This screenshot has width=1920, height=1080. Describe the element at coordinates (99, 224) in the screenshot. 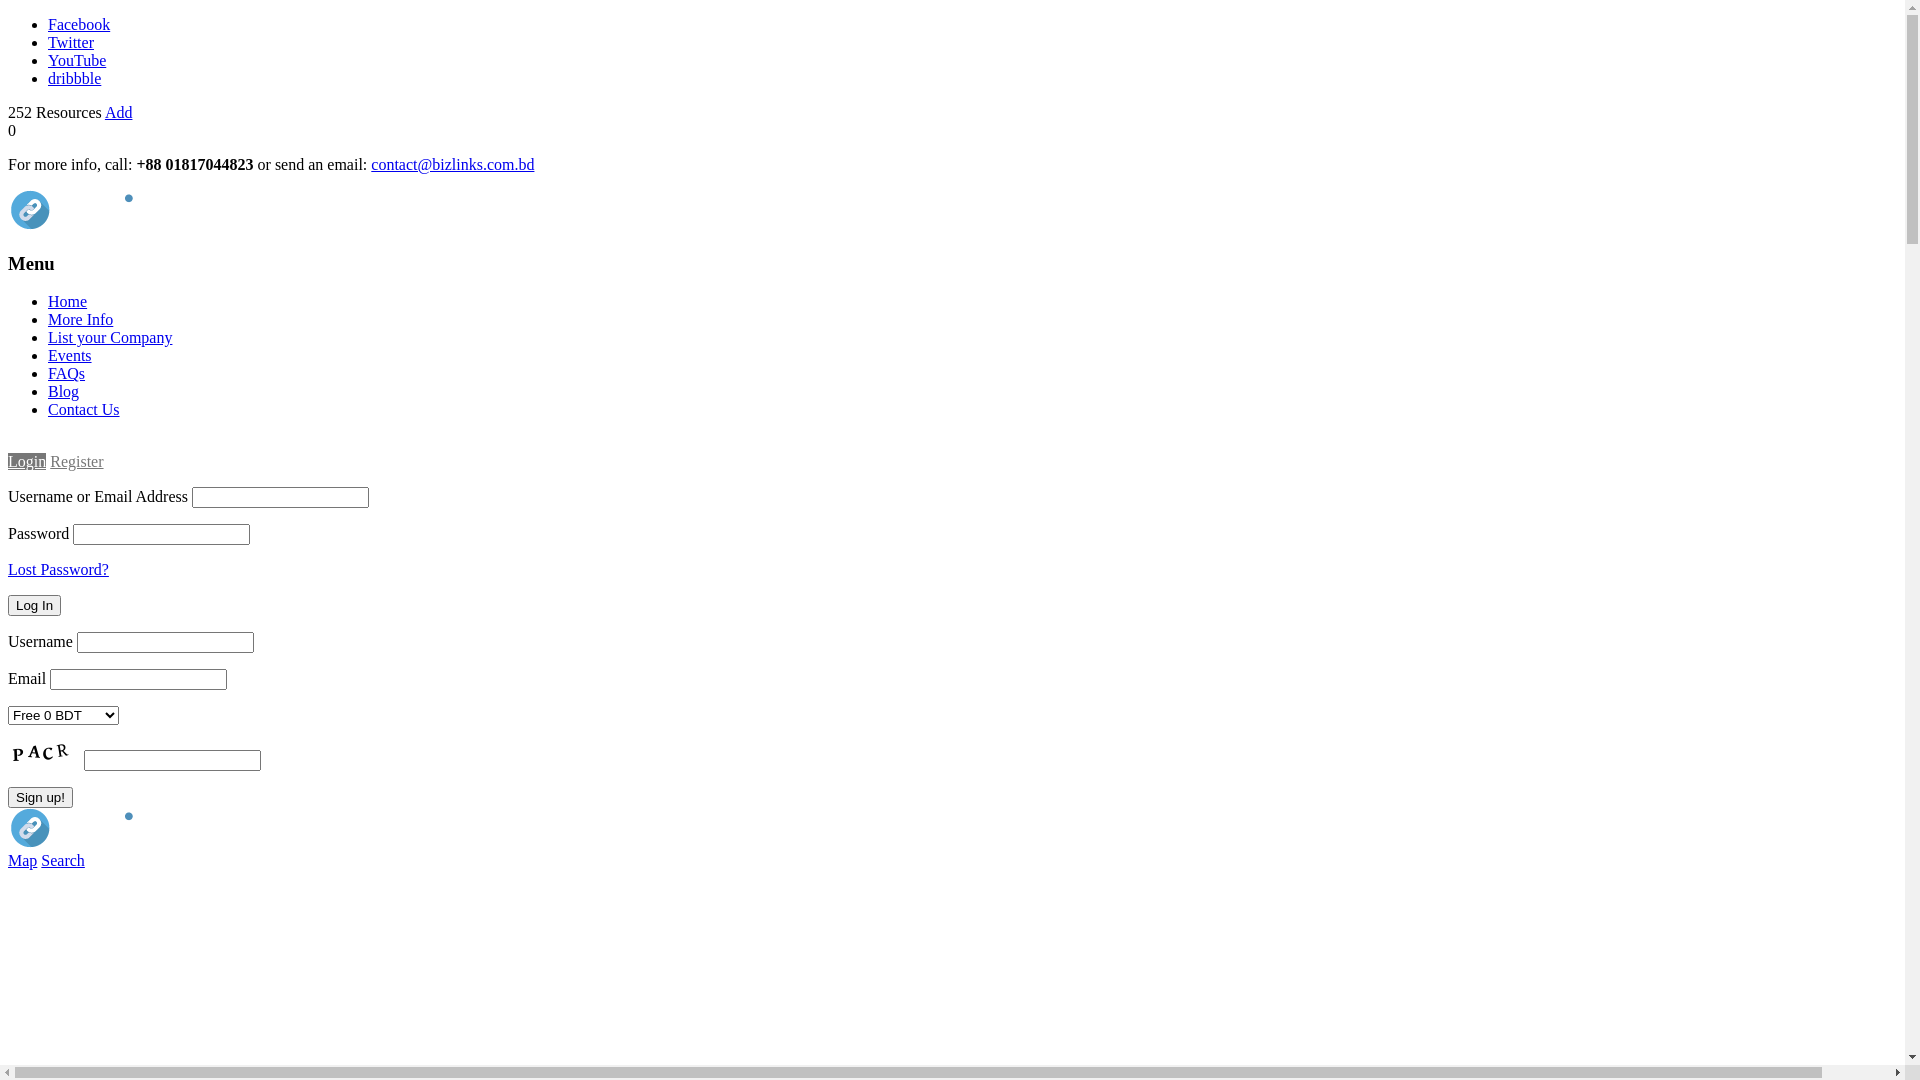

I see `'bizLinks'` at that location.